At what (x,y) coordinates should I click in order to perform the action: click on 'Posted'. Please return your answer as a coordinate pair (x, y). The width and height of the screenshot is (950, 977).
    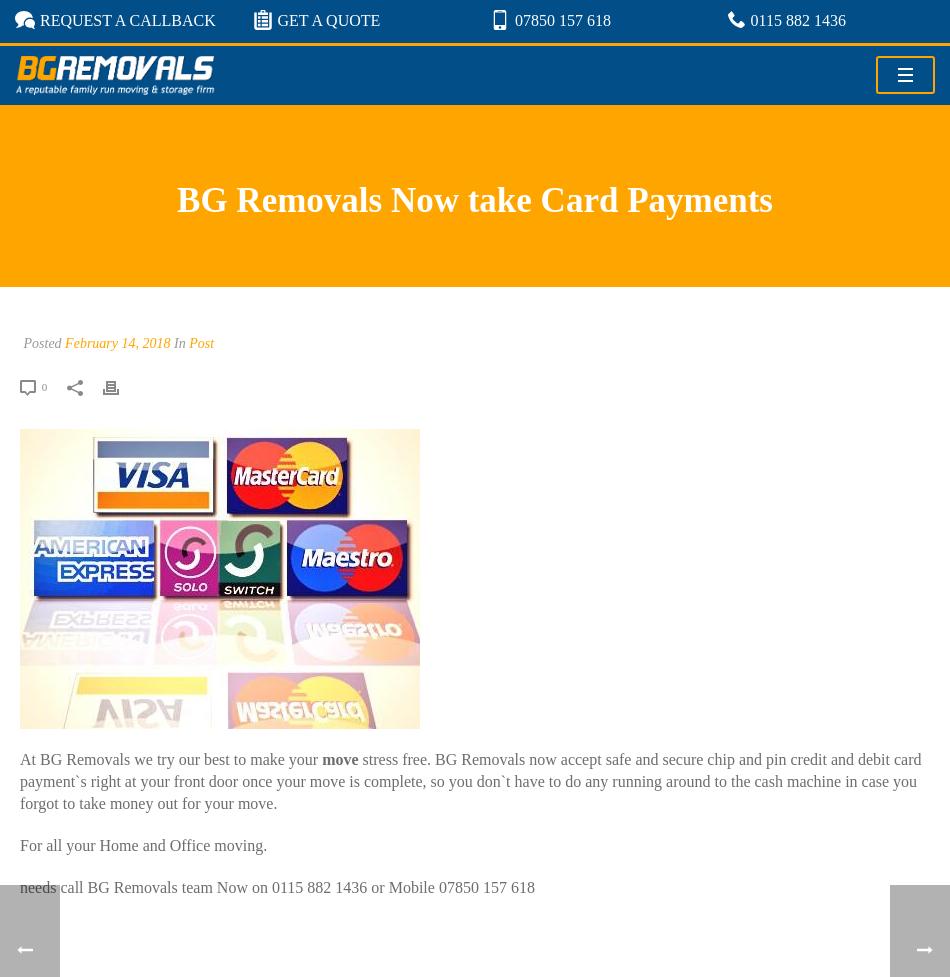
    Looking at the image, I should click on (42, 342).